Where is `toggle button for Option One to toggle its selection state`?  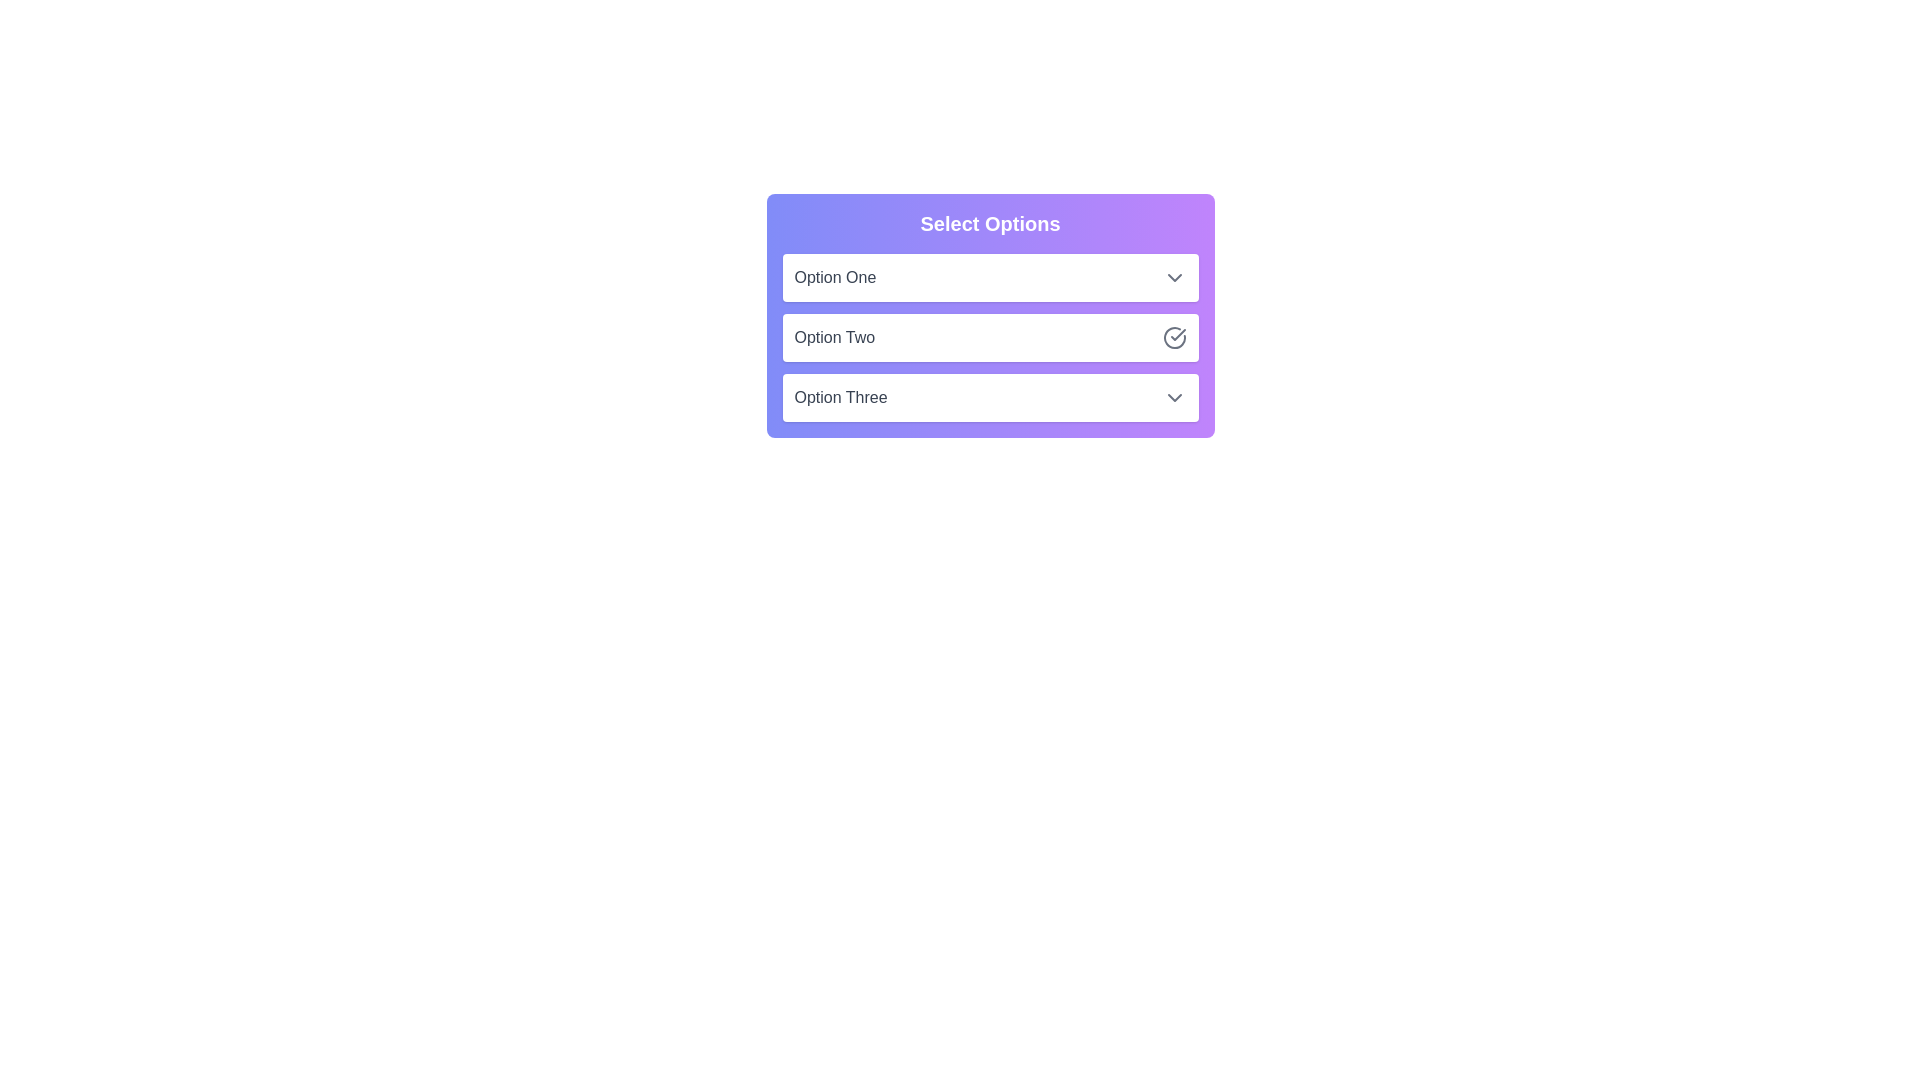 toggle button for Option One to toggle its selection state is located at coordinates (1174, 277).